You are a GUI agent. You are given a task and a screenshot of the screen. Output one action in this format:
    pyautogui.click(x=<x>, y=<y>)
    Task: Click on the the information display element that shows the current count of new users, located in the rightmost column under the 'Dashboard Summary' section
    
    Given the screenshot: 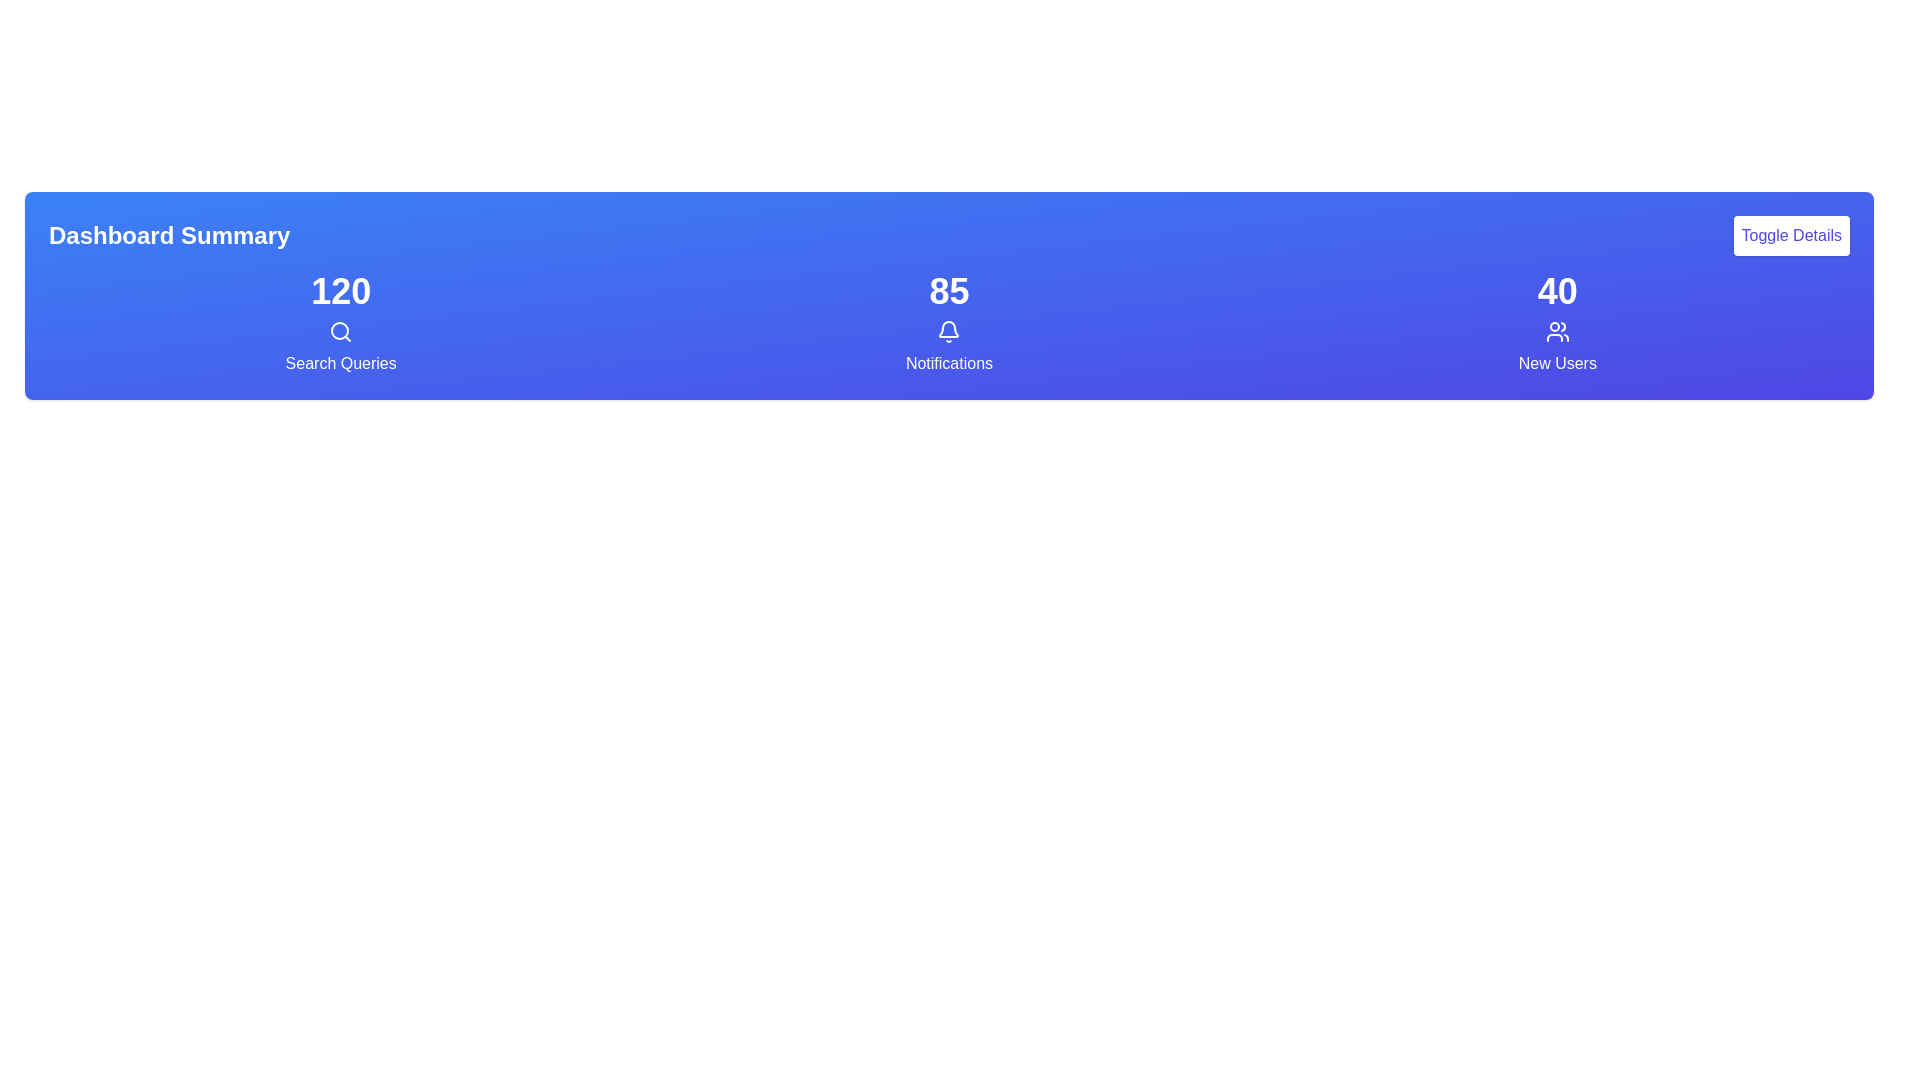 What is the action you would take?
    pyautogui.click(x=1556, y=323)
    